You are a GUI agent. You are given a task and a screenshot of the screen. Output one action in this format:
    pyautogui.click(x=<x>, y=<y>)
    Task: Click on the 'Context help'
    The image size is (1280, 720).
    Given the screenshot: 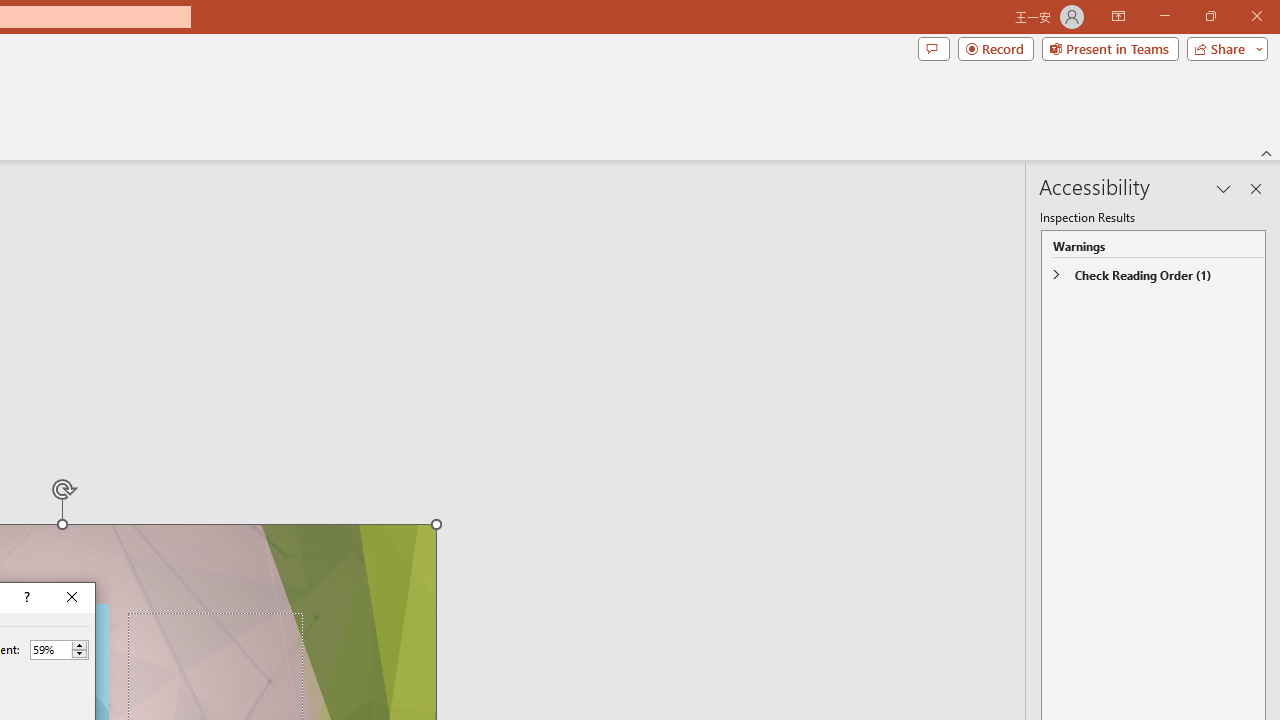 What is the action you would take?
    pyautogui.click(x=25, y=596)
    